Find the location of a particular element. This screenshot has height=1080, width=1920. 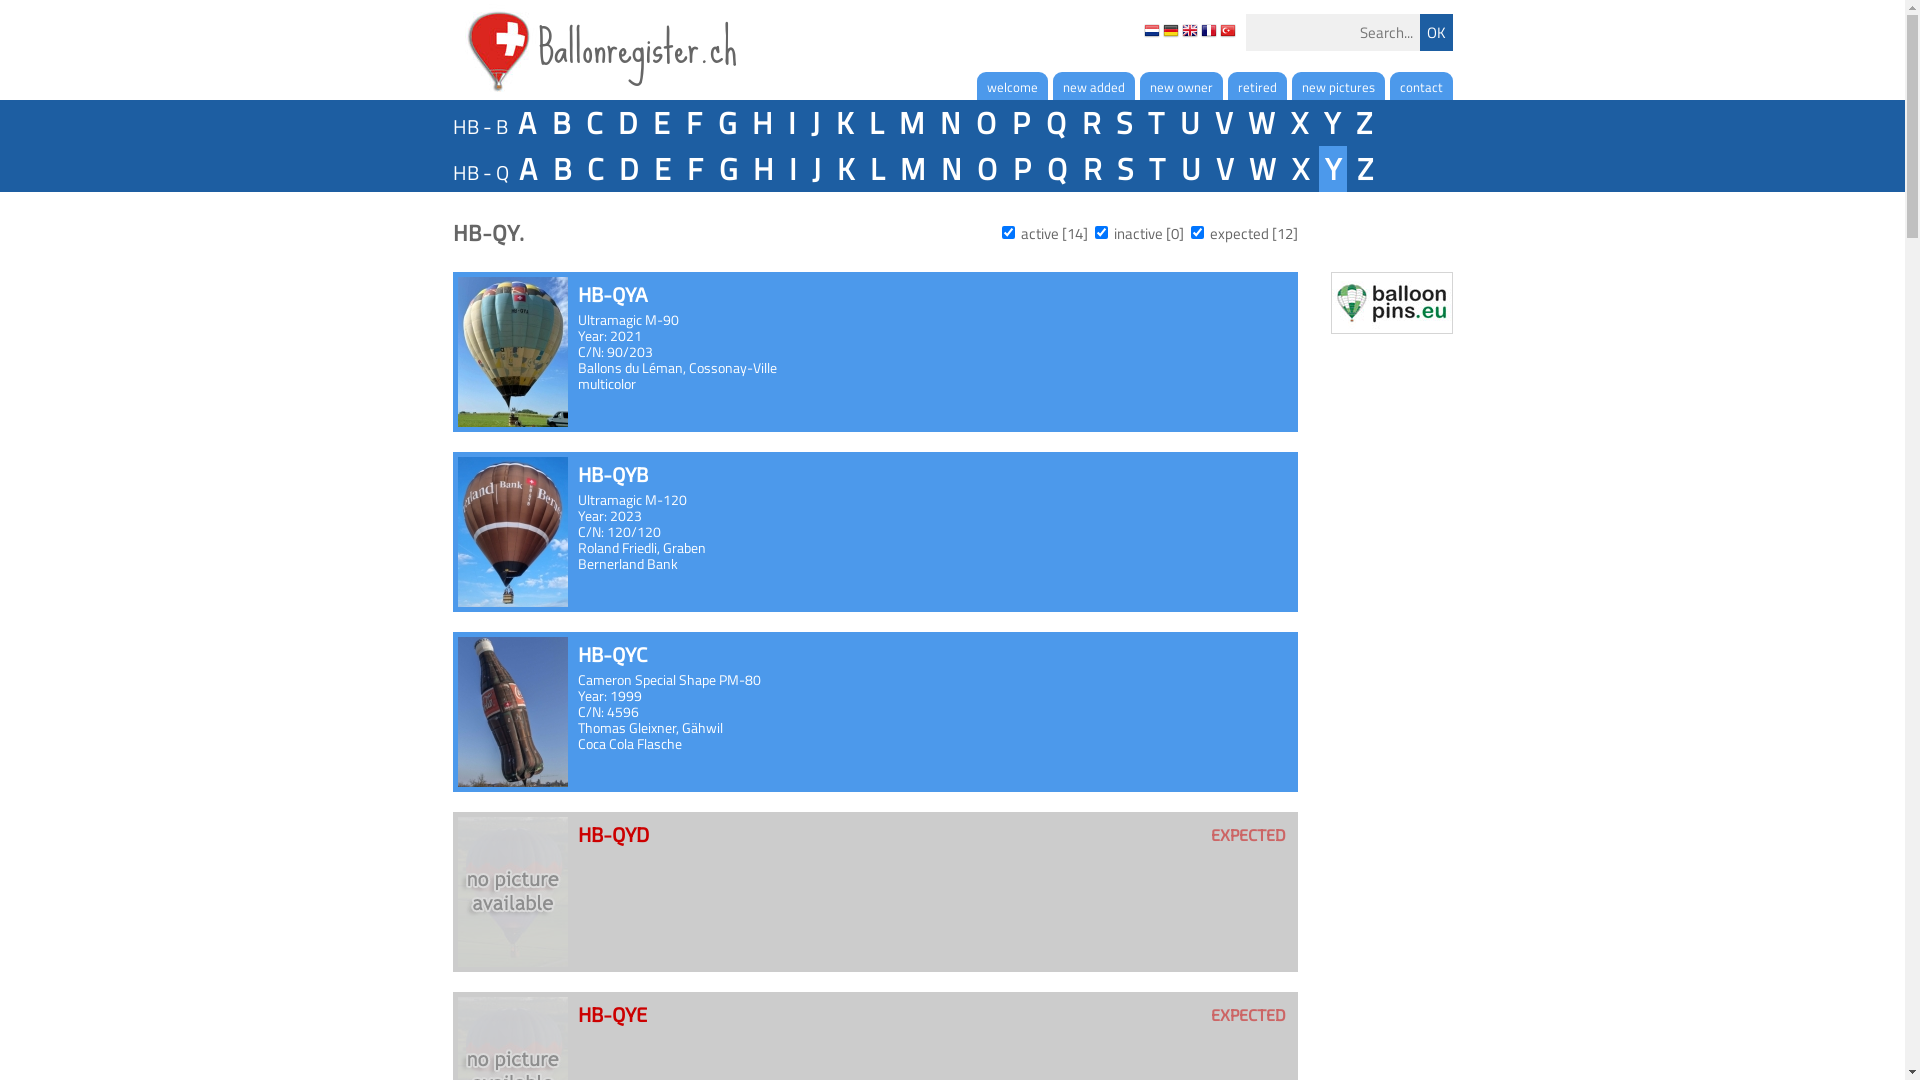

'V' is located at coordinates (1223, 168).